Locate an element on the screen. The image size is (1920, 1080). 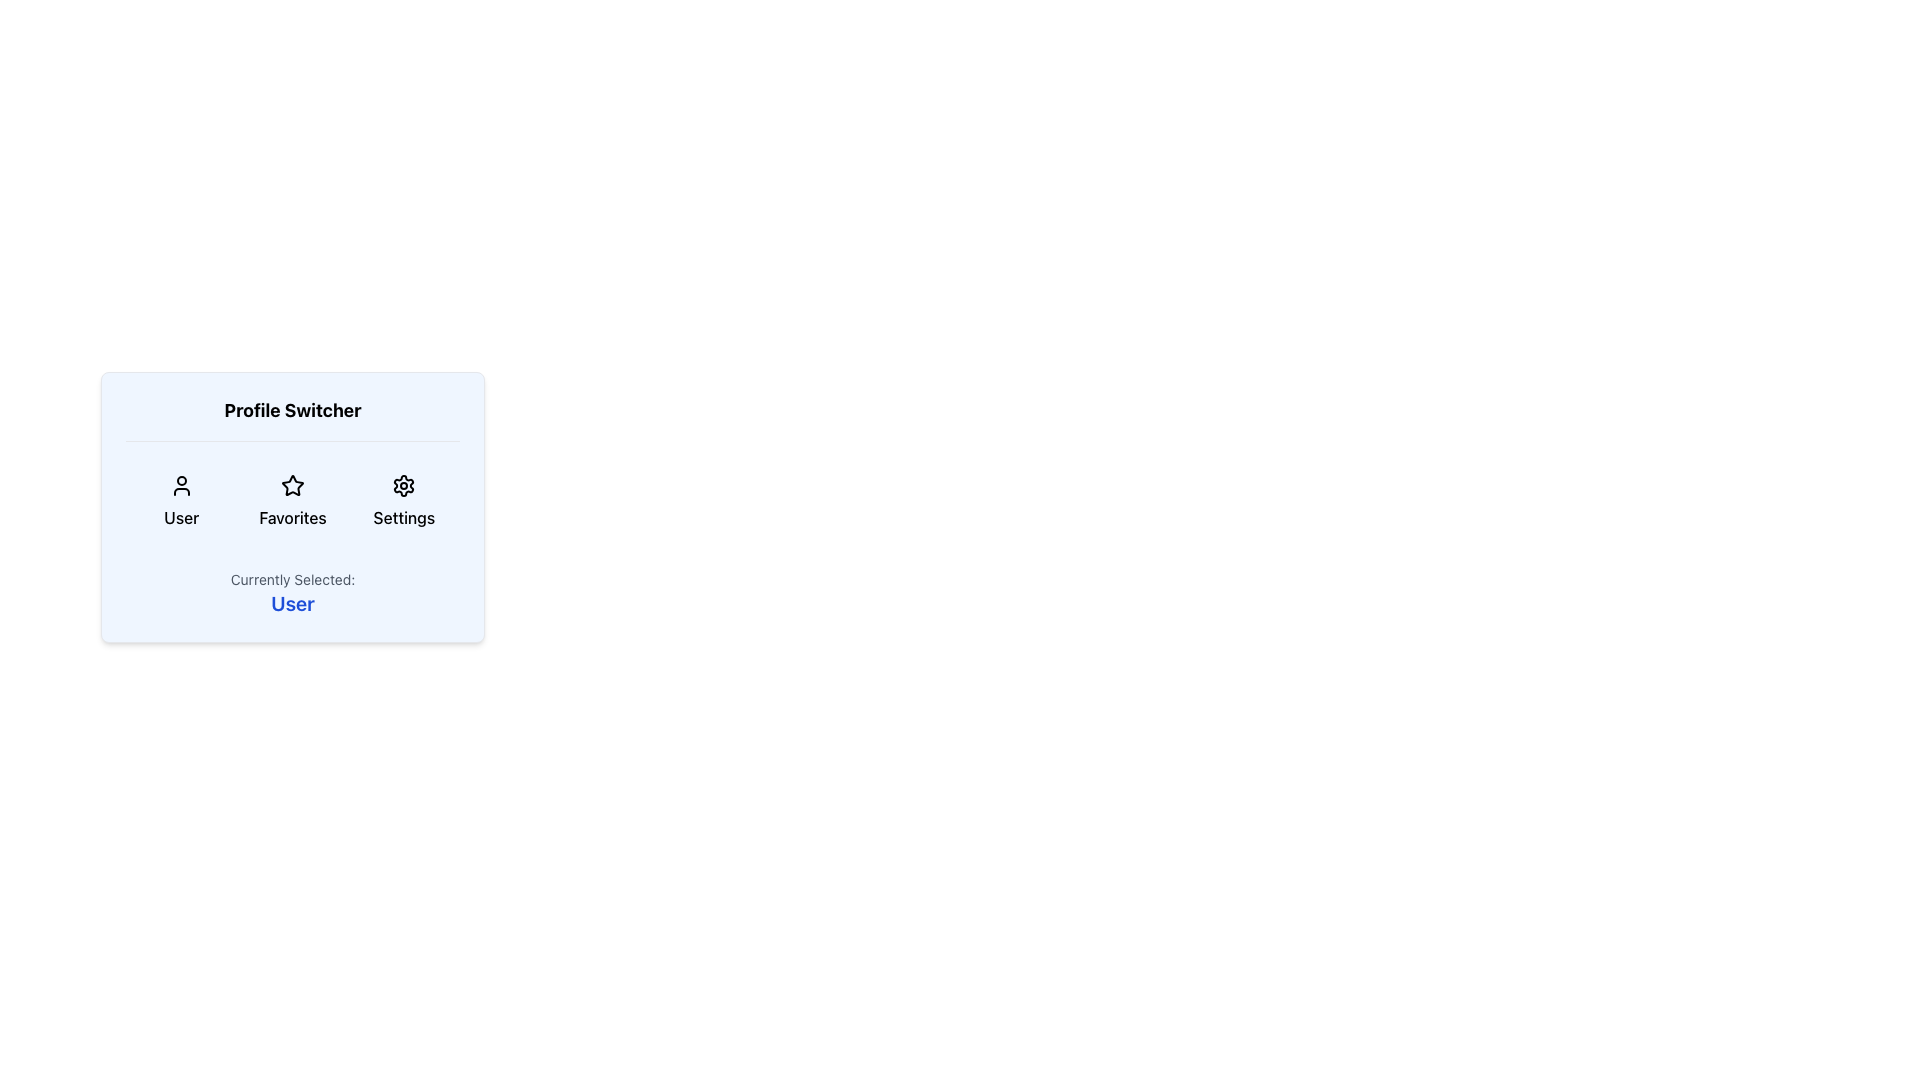
the static text display element that indicates the currently selected profile in the 'Profile Switcher' interface, located below the 'Currently Selected:' label is located at coordinates (291, 603).